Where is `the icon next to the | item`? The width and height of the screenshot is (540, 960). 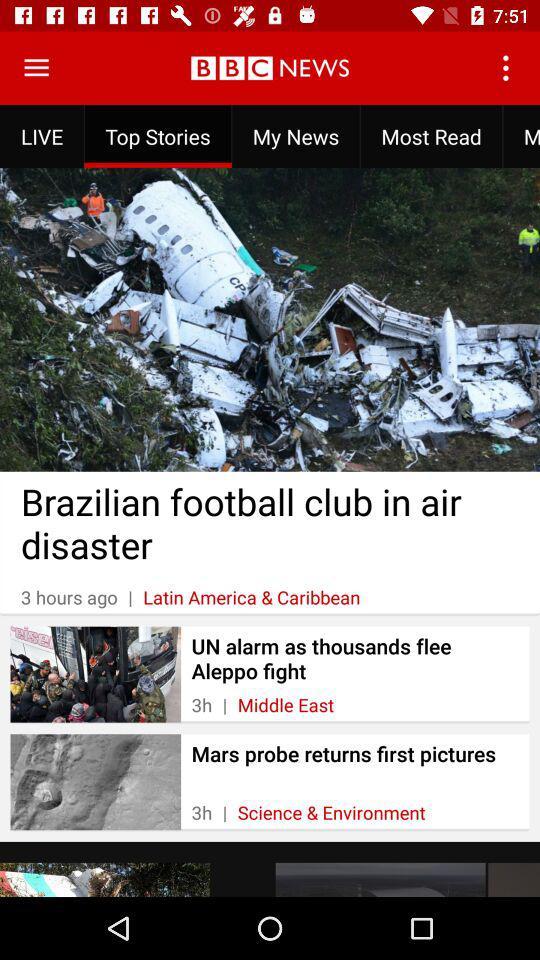
the icon next to the | item is located at coordinates (331, 812).